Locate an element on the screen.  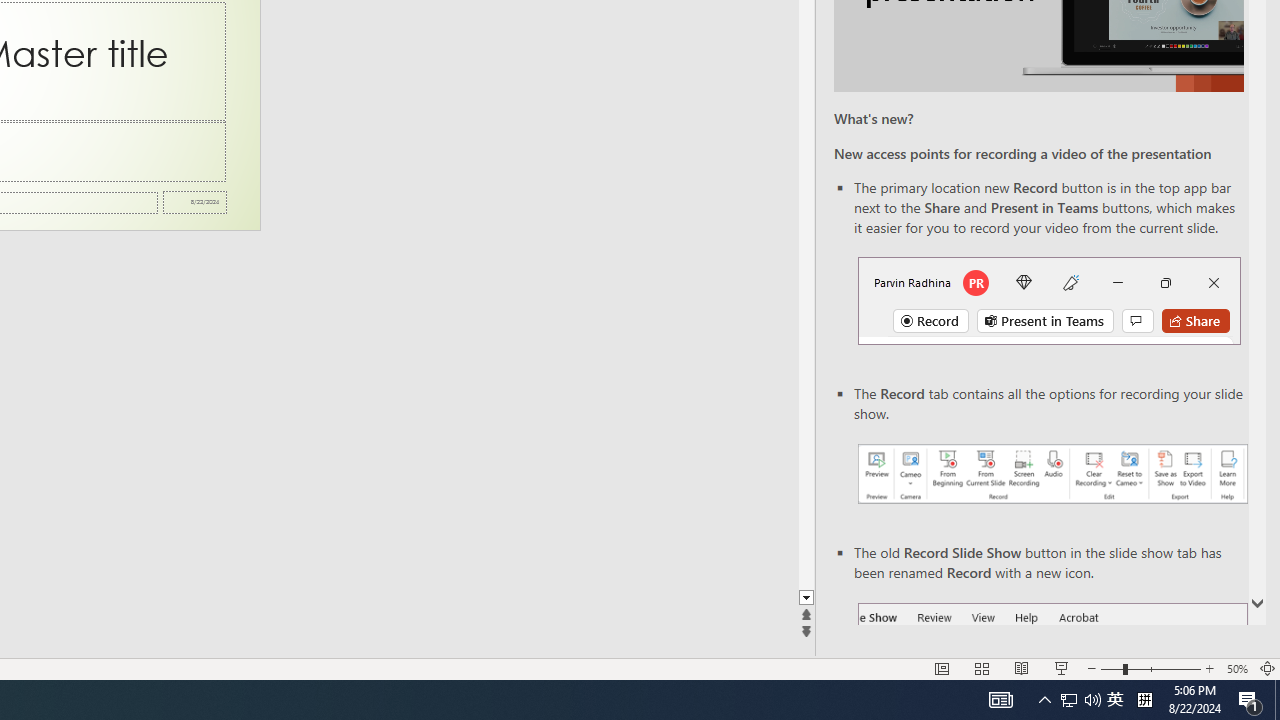
'Record button in top bar' is located at coordinates (1048, 300).